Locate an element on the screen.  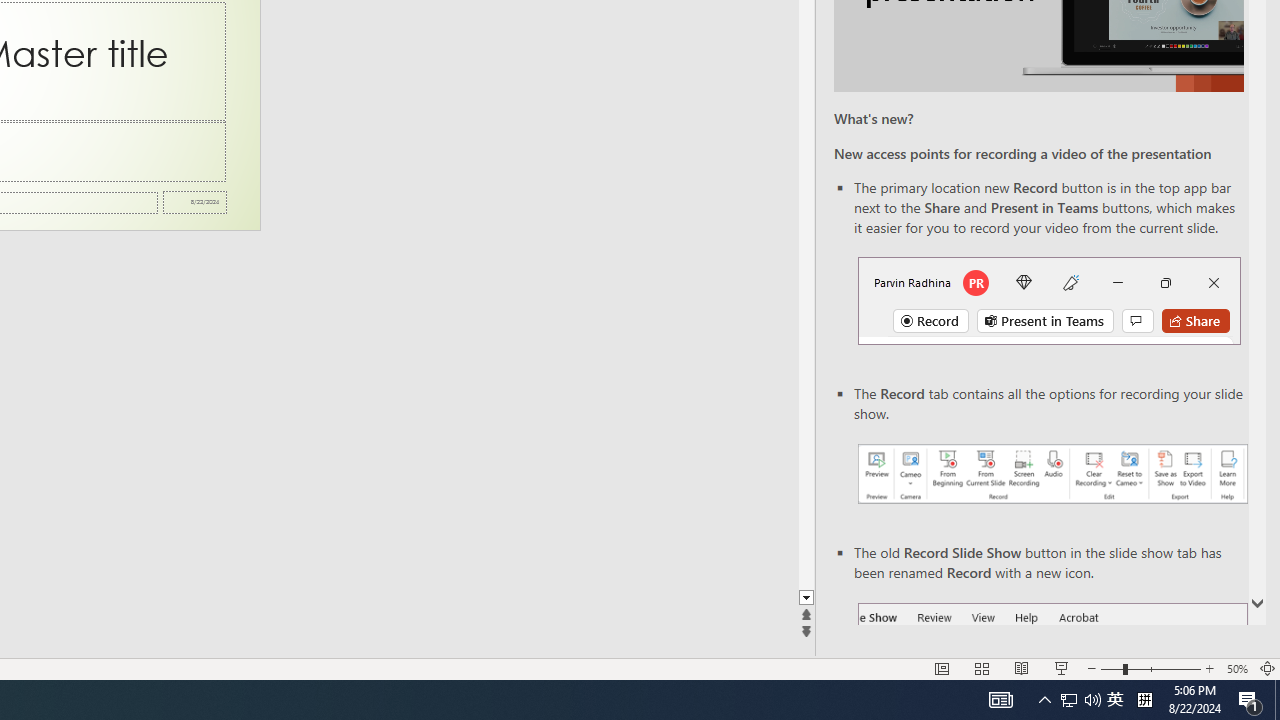
'Record button in top bar' is located at coordinates (1048, 300).